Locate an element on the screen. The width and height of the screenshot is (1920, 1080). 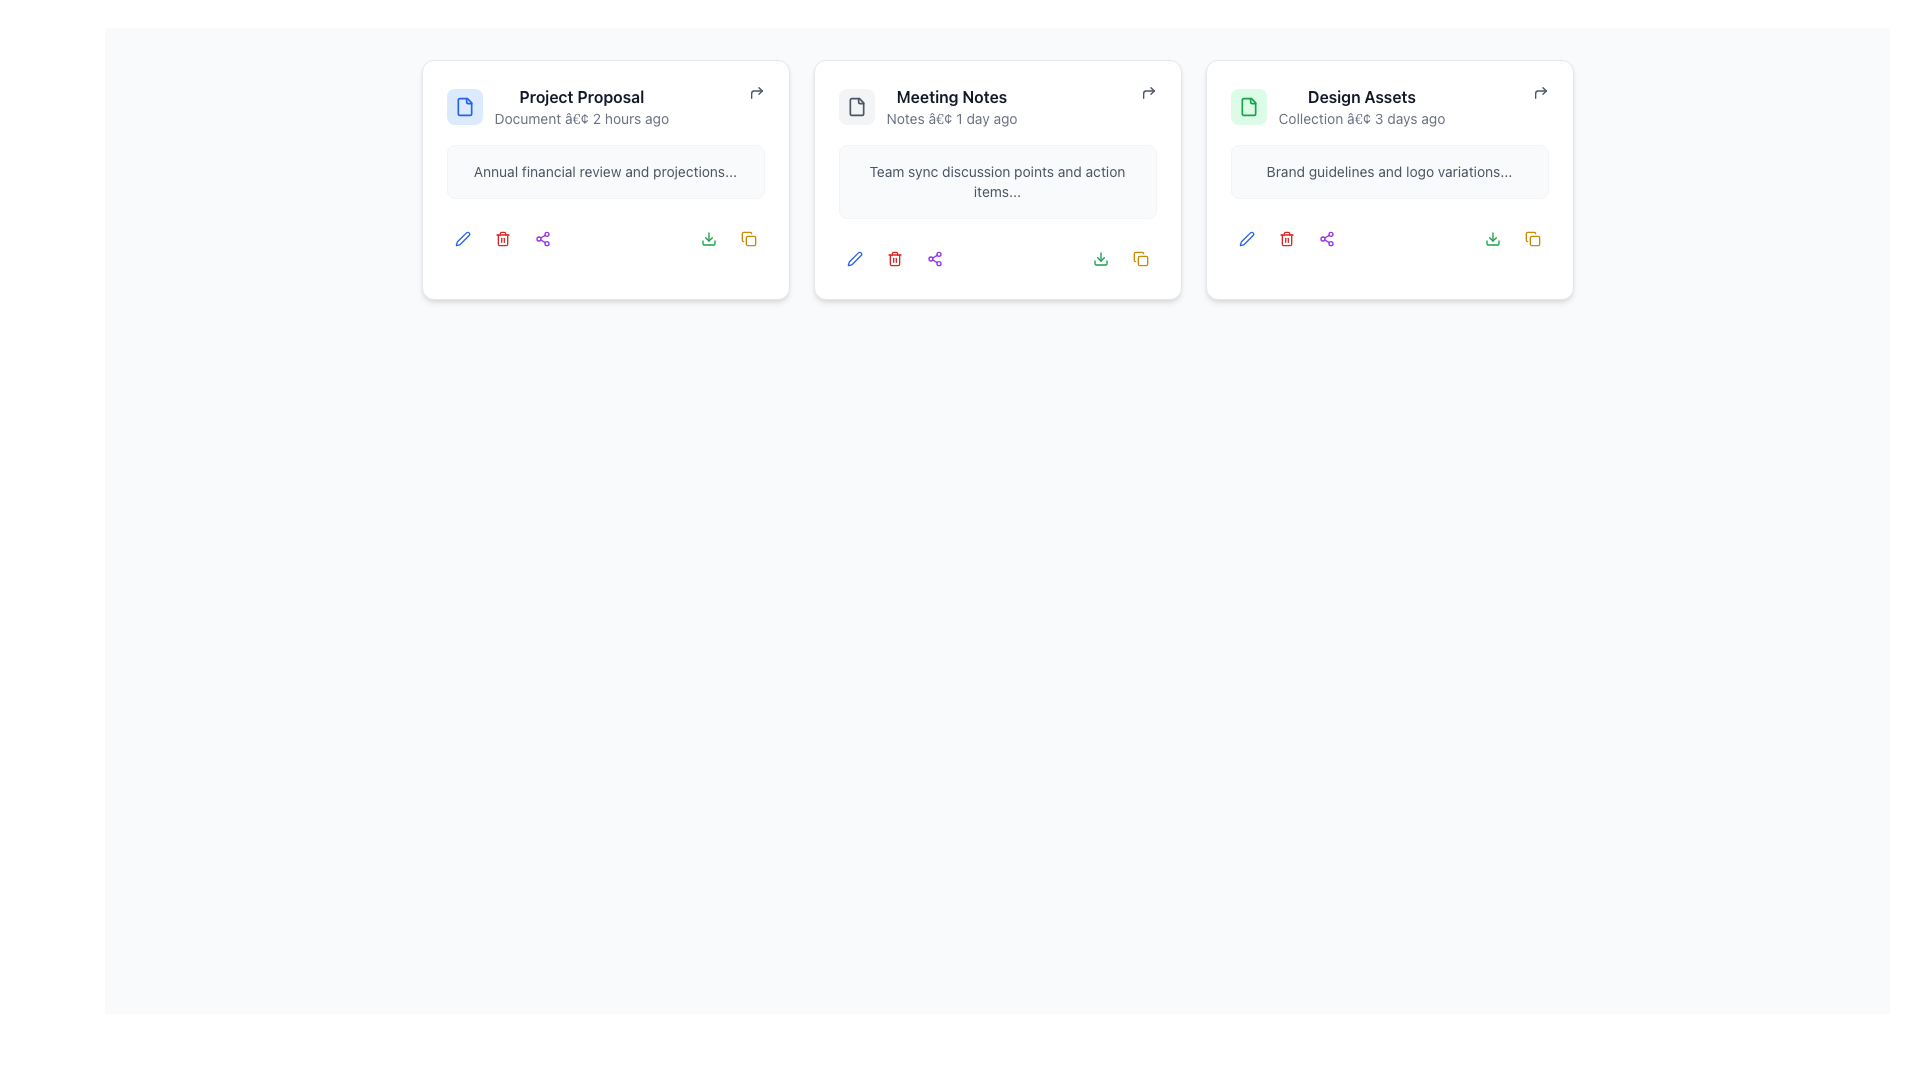
the pen icon located in the top right corner of the 'Project Proposal' card to initiate an edit action is located at coordinates (461, 238).